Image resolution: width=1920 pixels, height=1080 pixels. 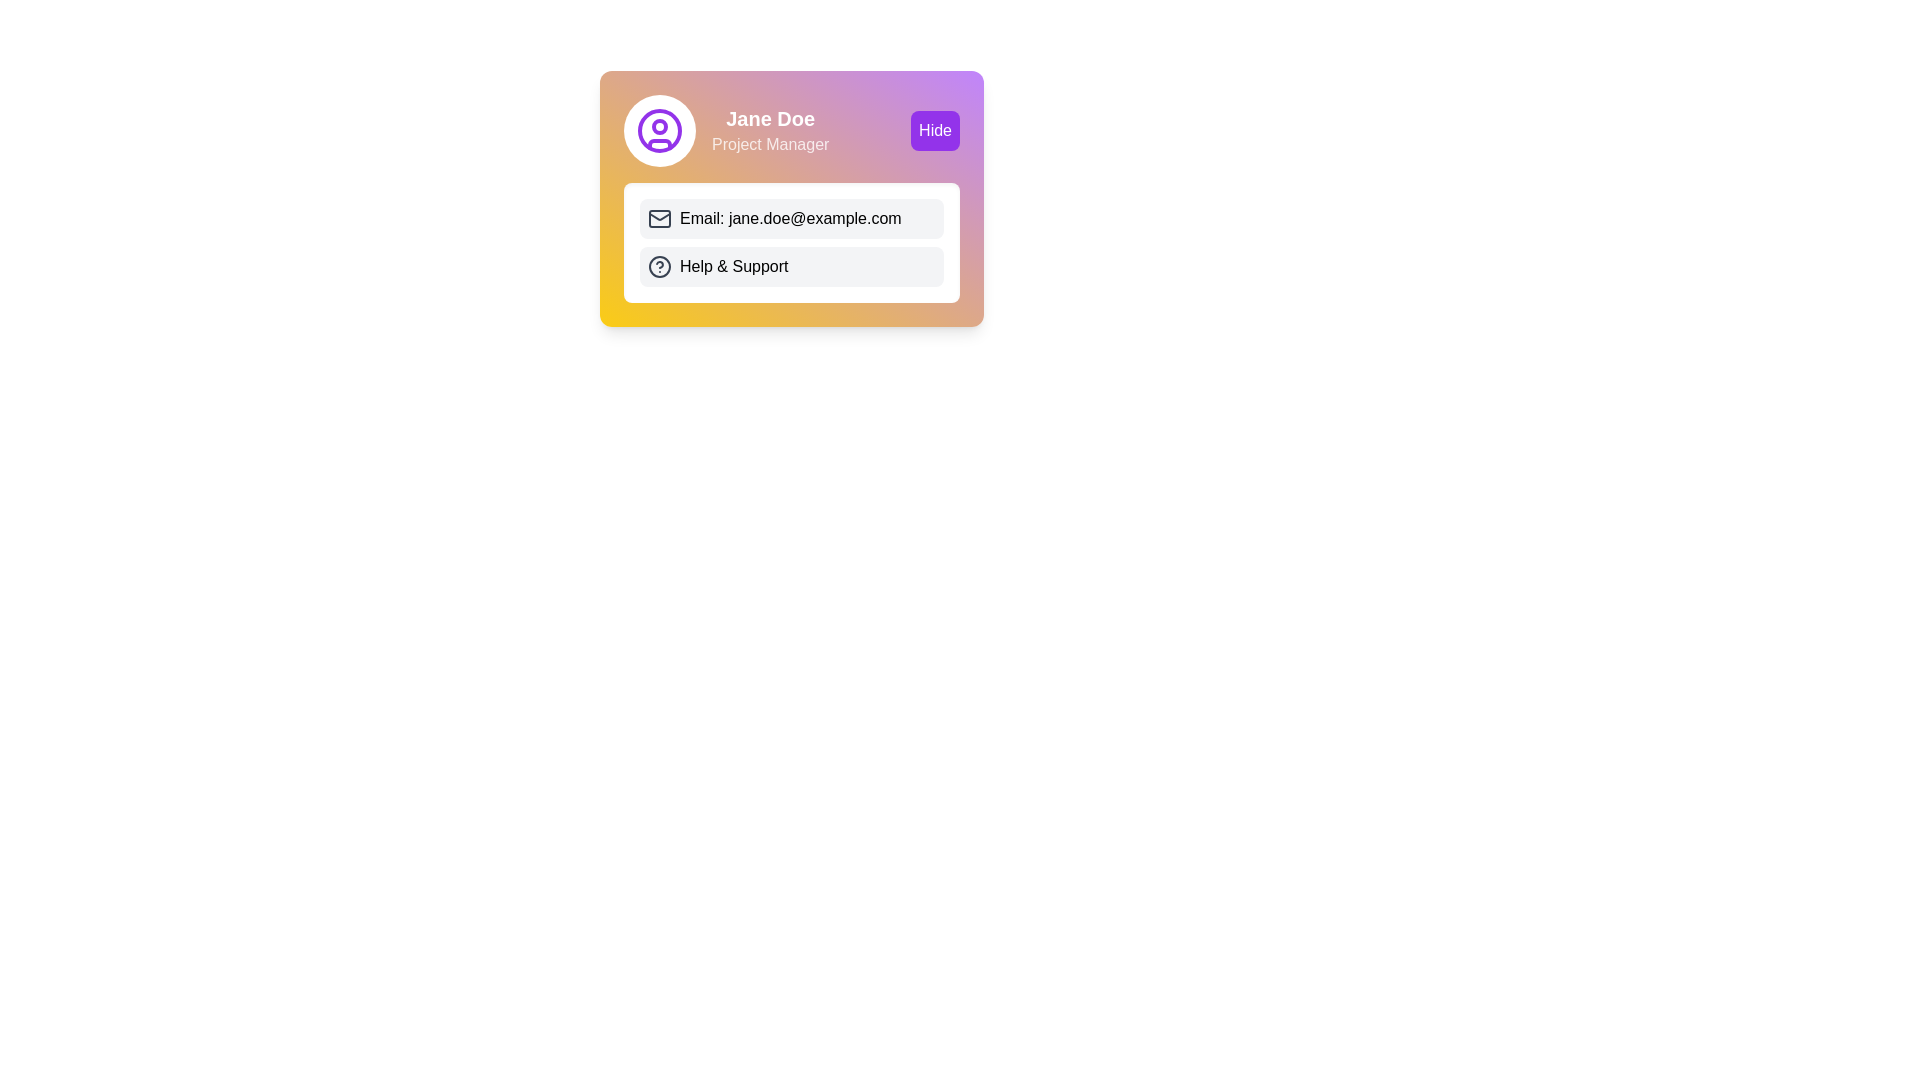 I want to click on the interactive button labeled 'Email: jane.doe@example.com', so click(x=791, y=219).